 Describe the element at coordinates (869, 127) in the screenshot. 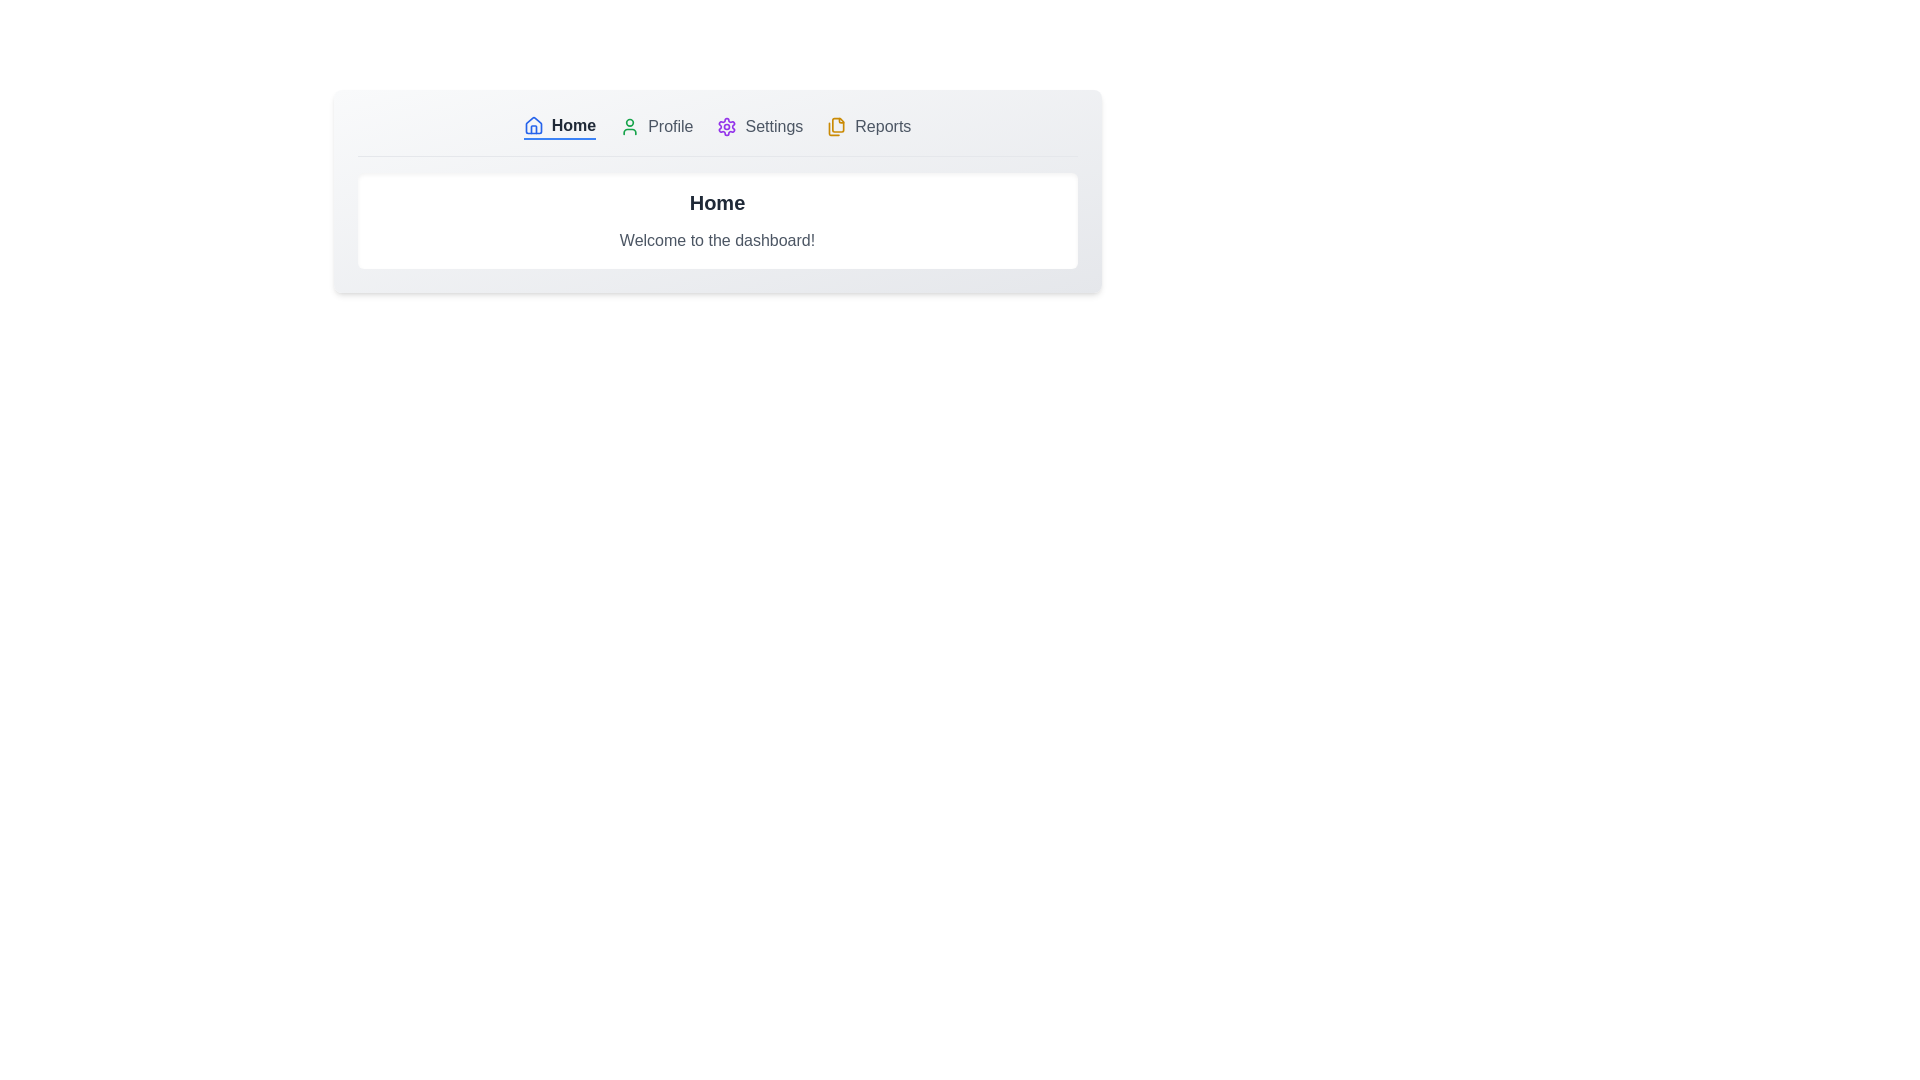

I see `the tab labeled Reports by clicking on its button` at that location.